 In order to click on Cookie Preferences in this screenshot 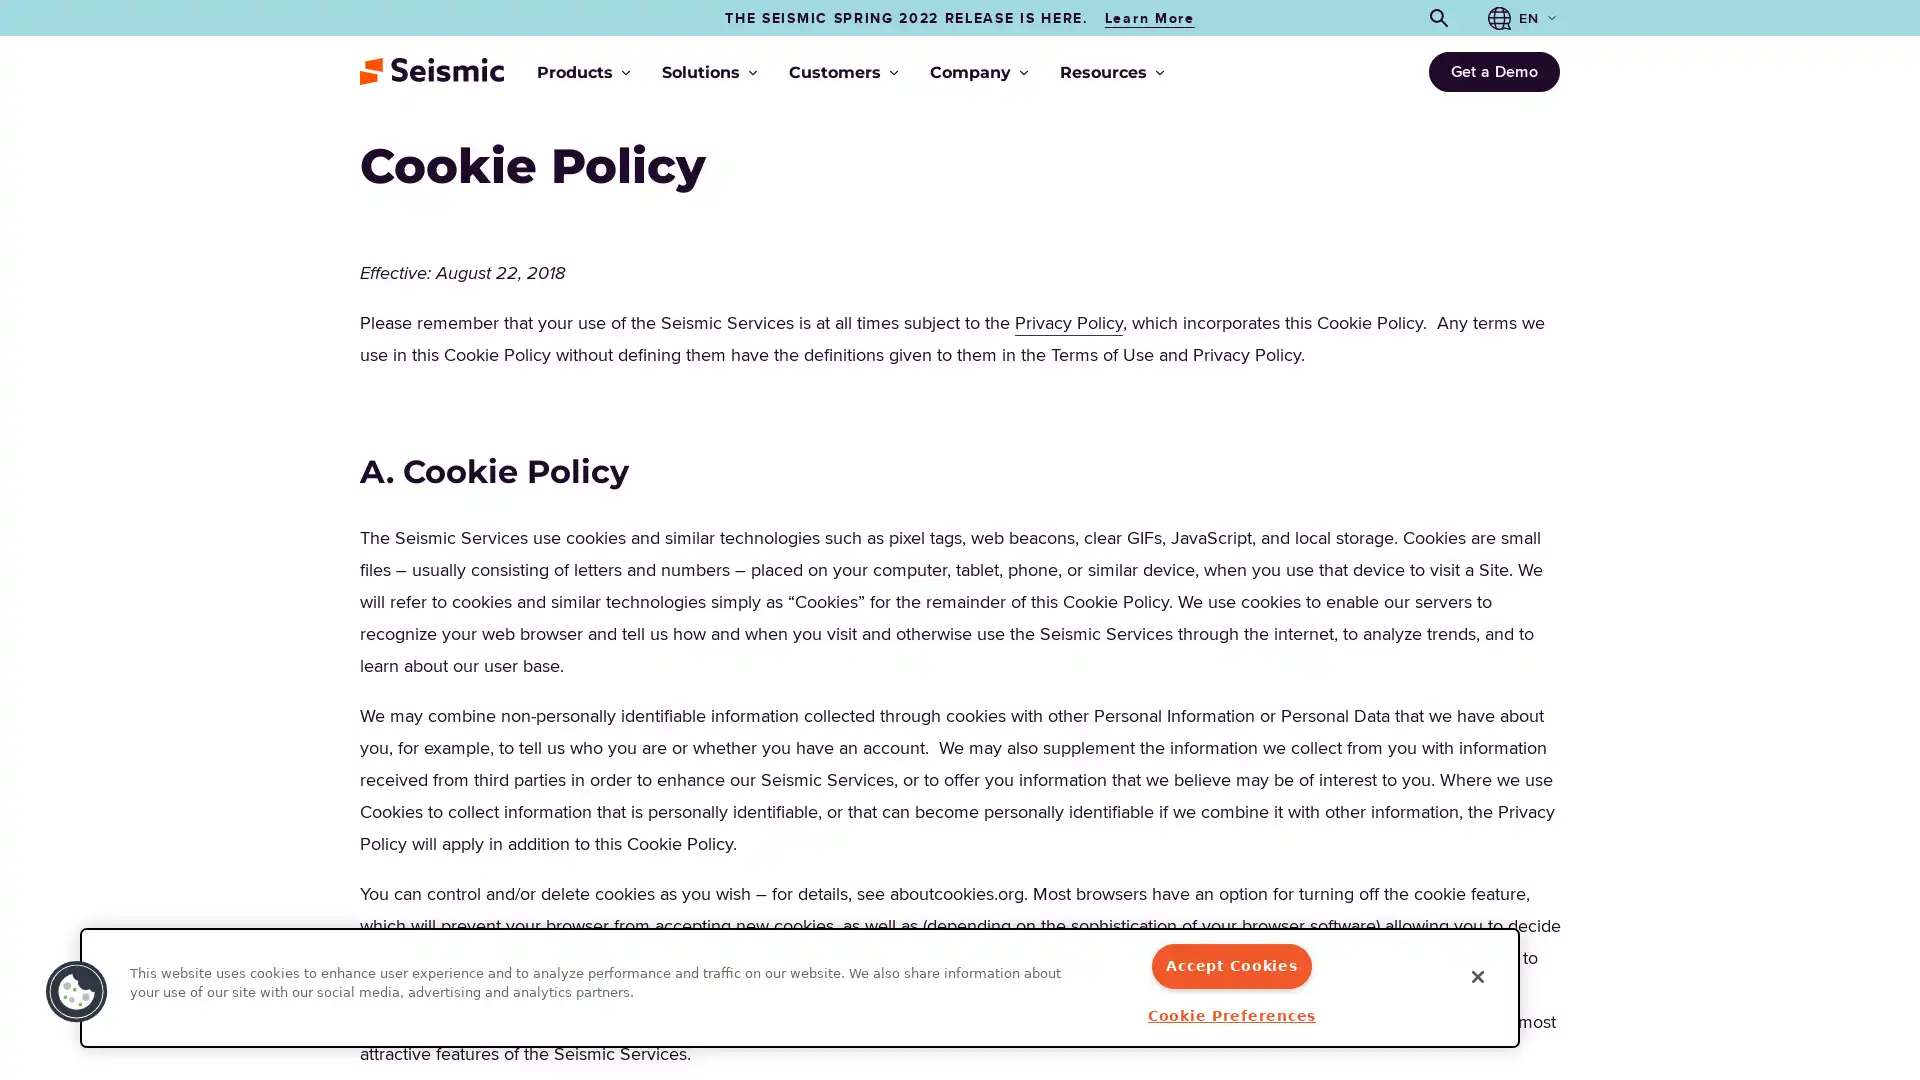, I will do `click(1230, 1015)`.